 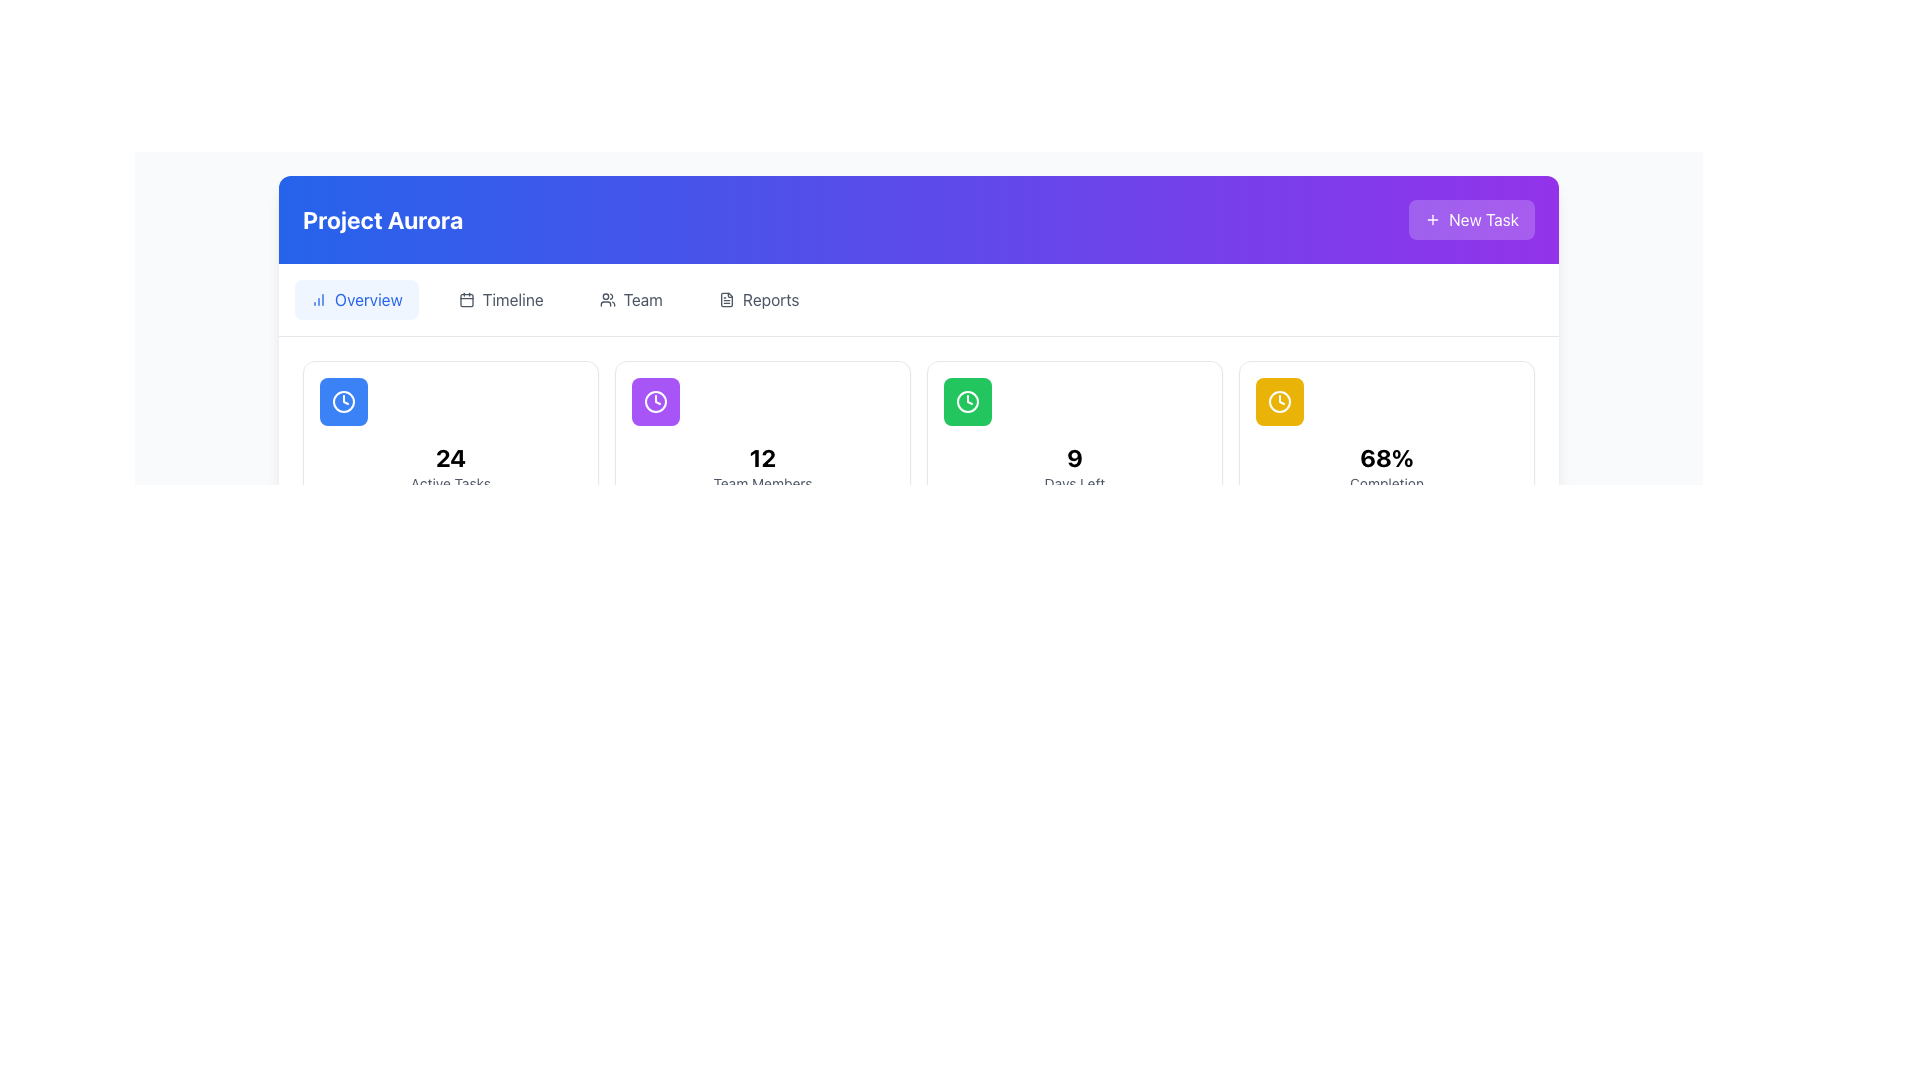 What do you see at coordinates (656, 401) in the screenshot?
I see `the time or schedule icon located within the second column card, which displays '12 Team Members' below it` at bounding box center [656, 401].